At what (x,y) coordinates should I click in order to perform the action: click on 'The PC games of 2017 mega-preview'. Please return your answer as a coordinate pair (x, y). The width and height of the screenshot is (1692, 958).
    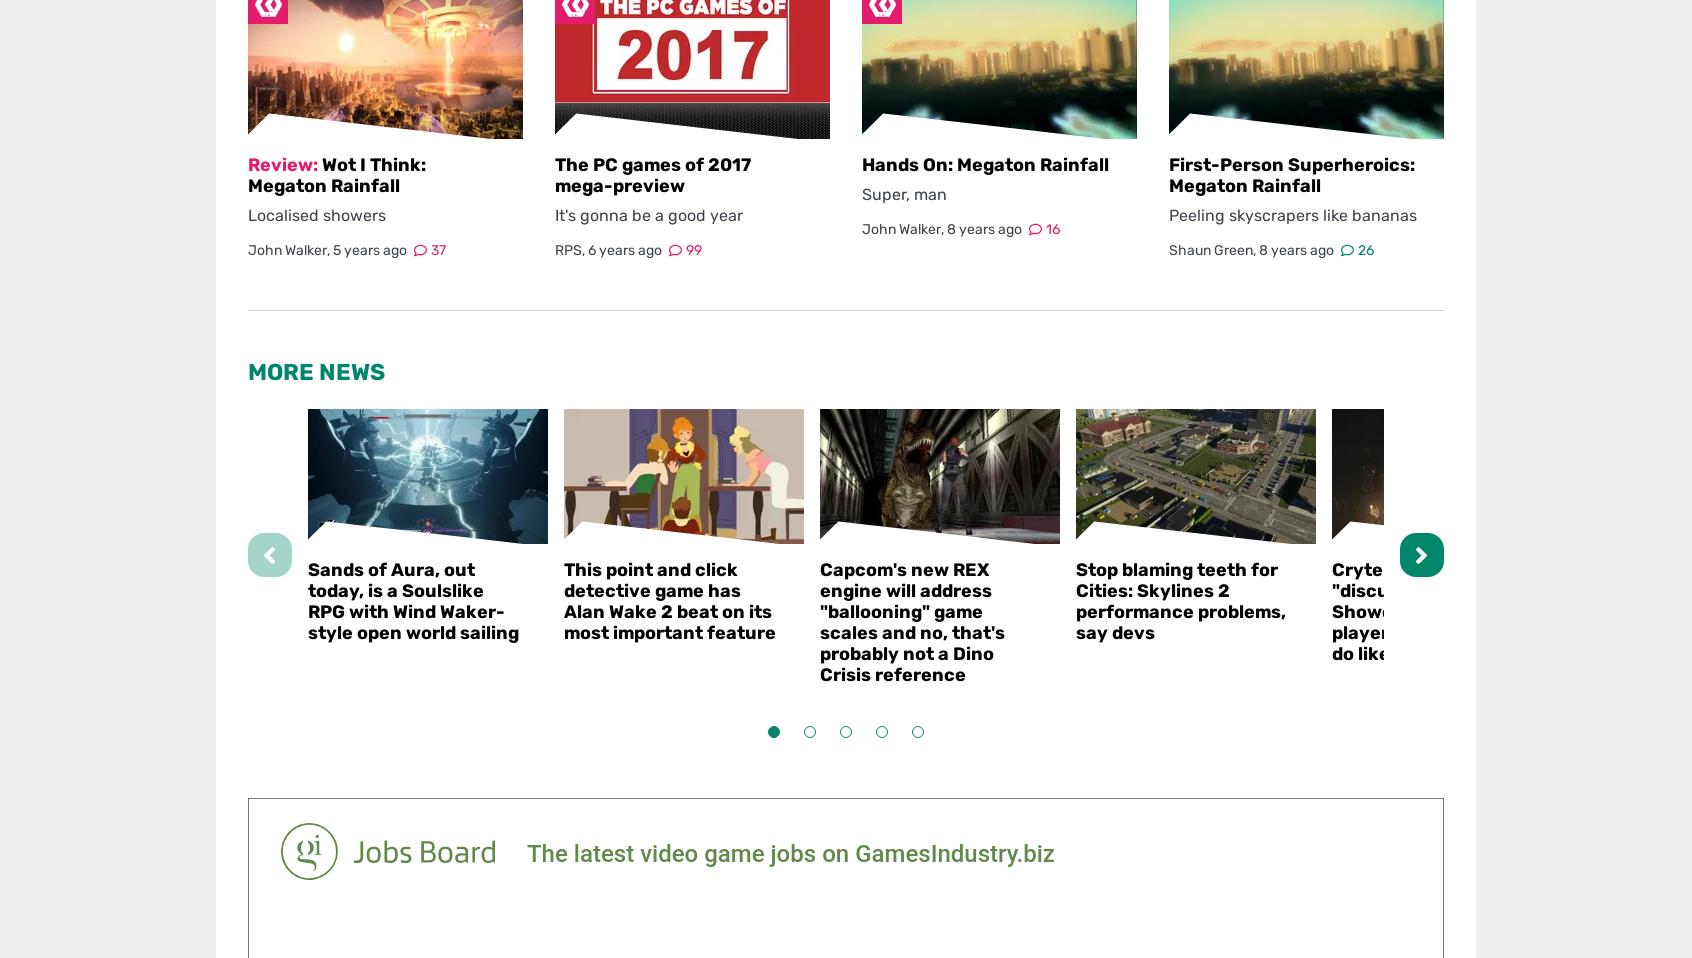
    Looking at the image, I should click on (652, 174).